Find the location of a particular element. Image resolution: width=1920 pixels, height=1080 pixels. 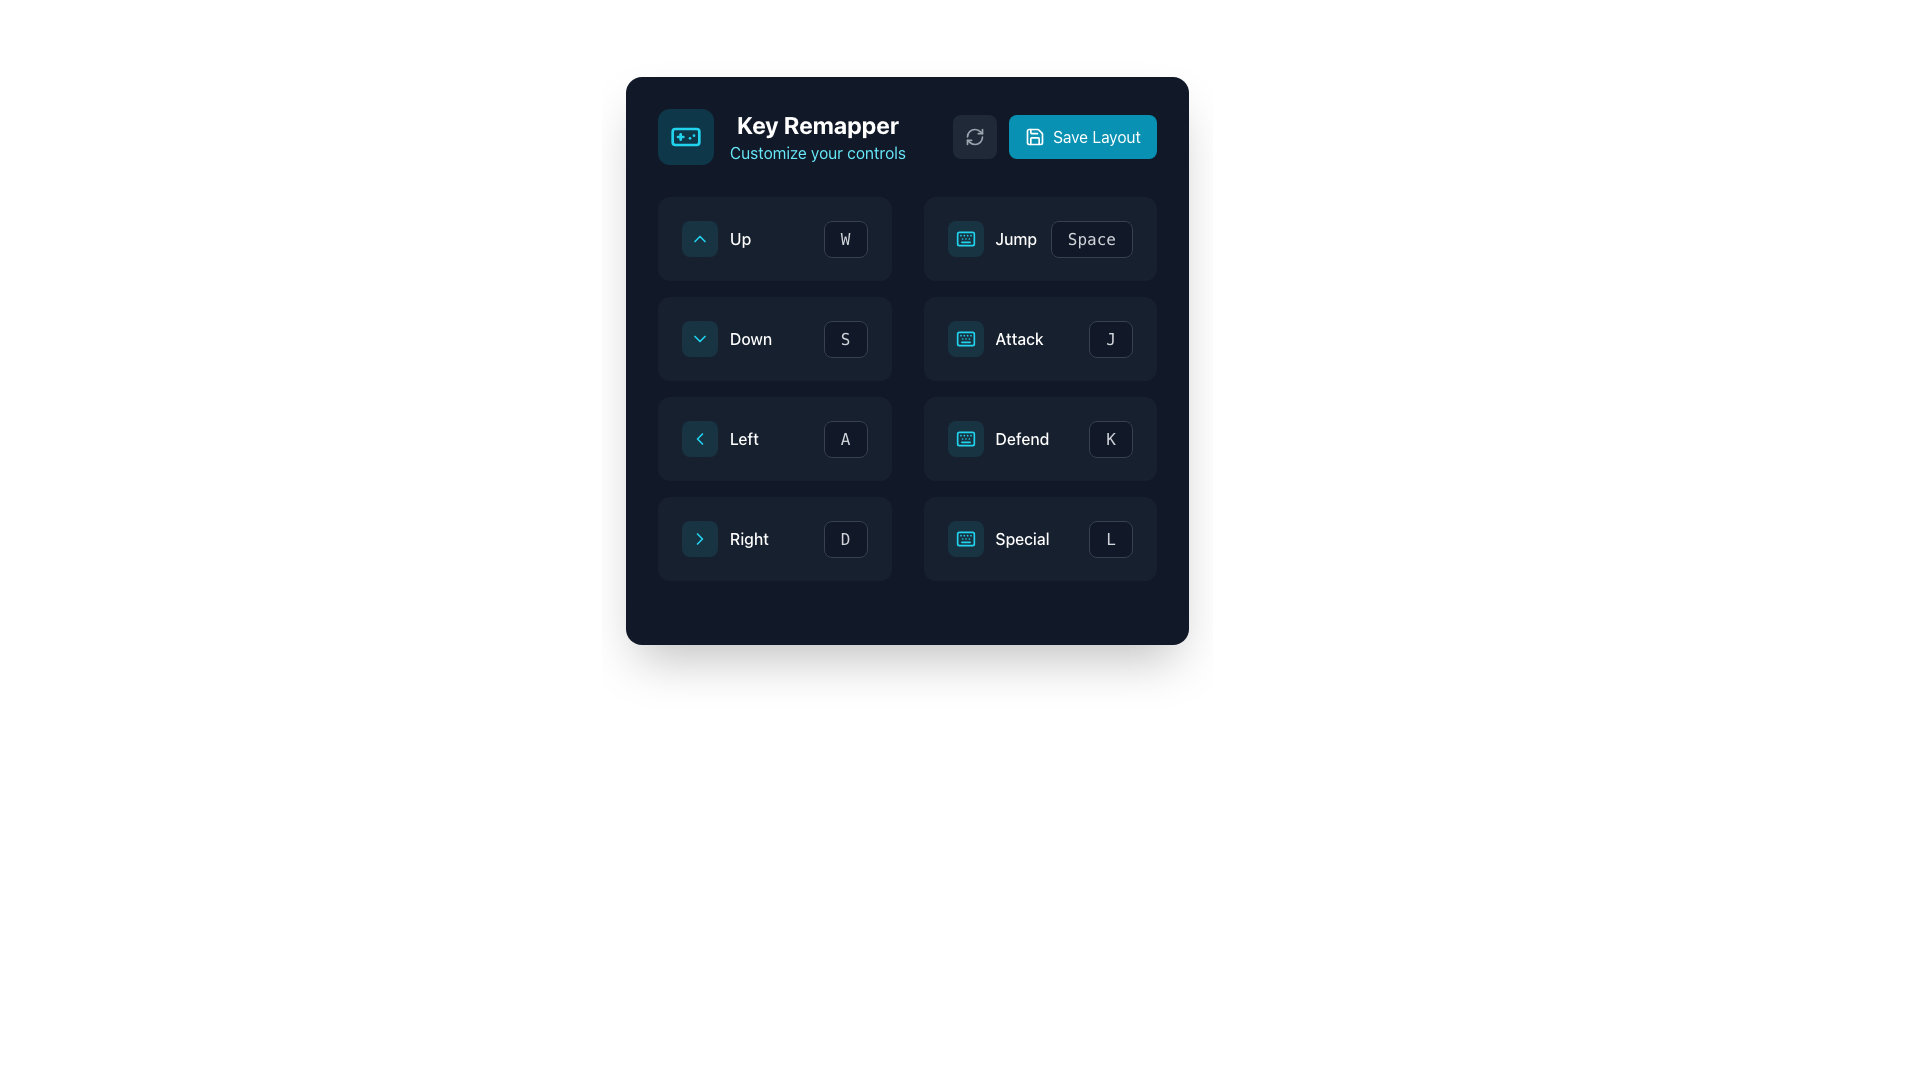

the cyan-tinted keyboard icon button located is located at coordinates (965, 538).